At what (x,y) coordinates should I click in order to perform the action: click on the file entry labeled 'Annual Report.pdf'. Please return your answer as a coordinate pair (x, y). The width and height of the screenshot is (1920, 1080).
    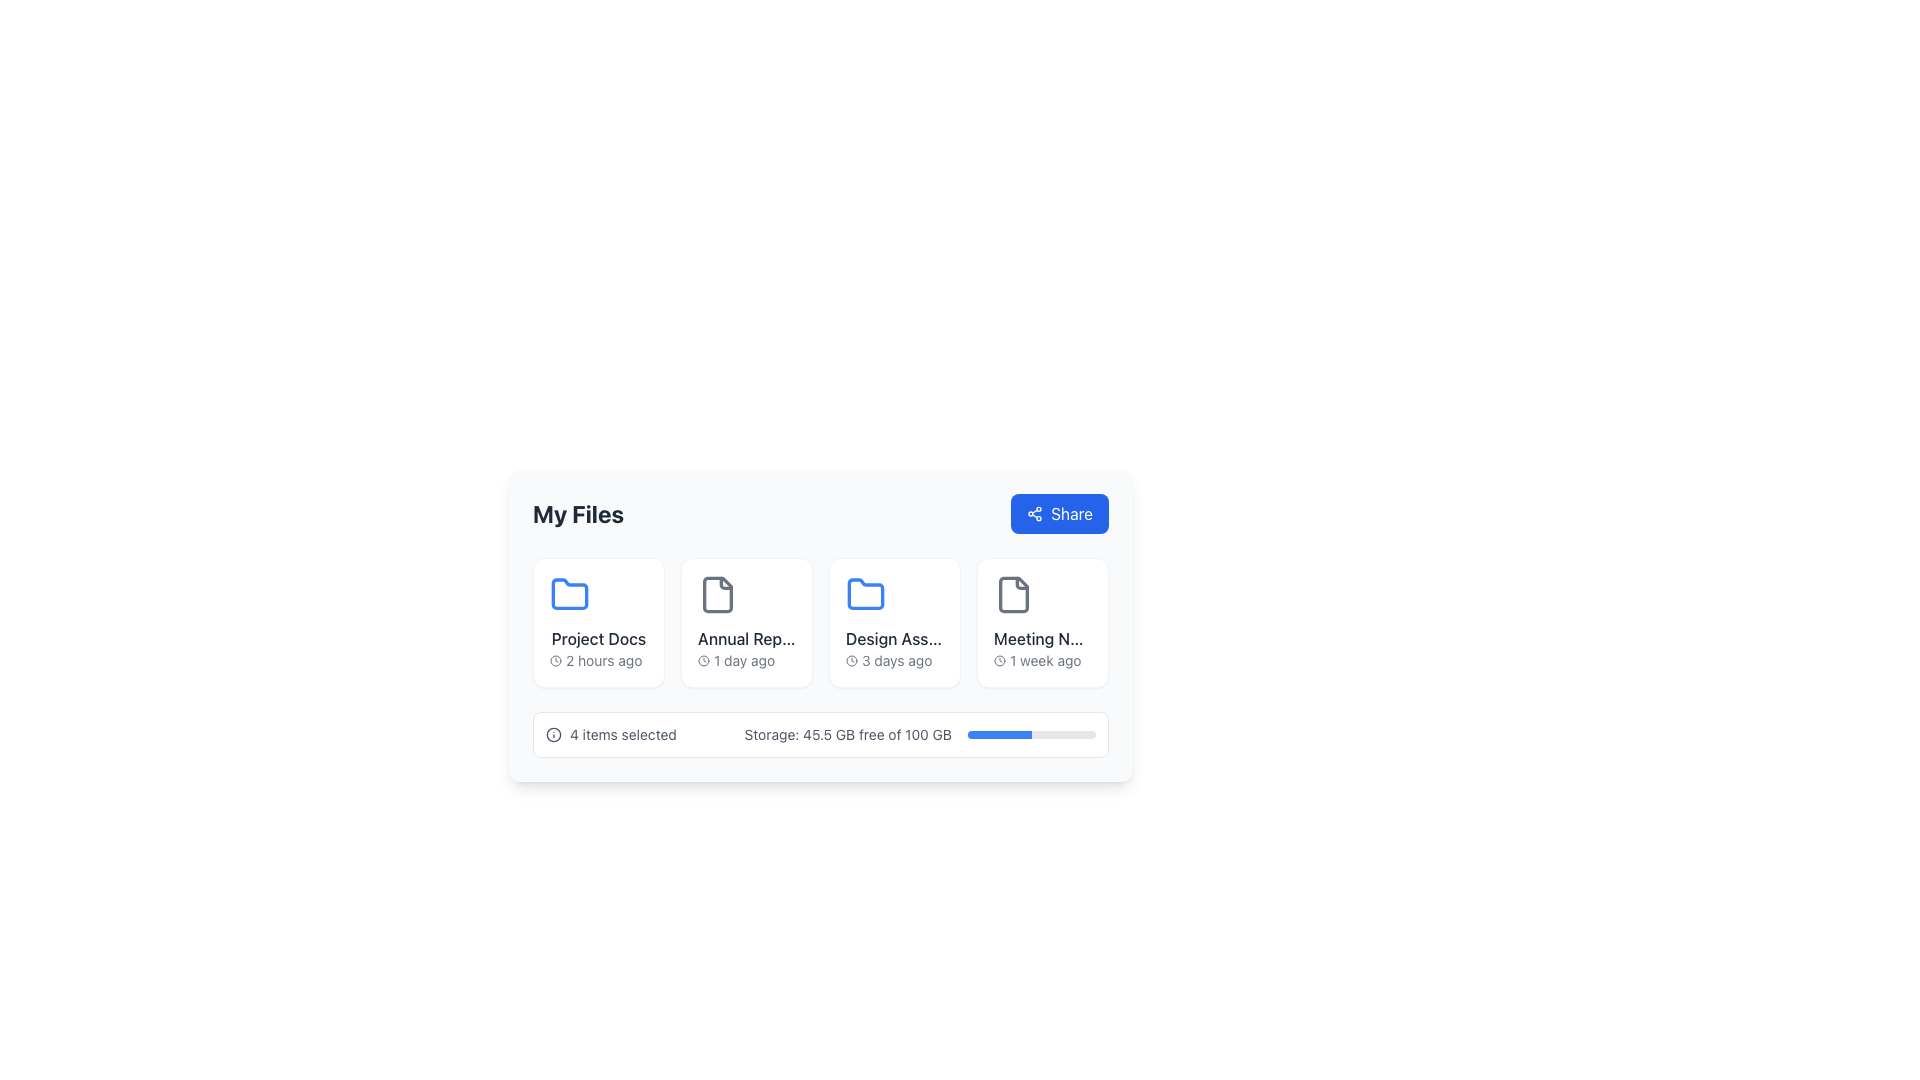
    Looking at the image, I should click on (746, 622).